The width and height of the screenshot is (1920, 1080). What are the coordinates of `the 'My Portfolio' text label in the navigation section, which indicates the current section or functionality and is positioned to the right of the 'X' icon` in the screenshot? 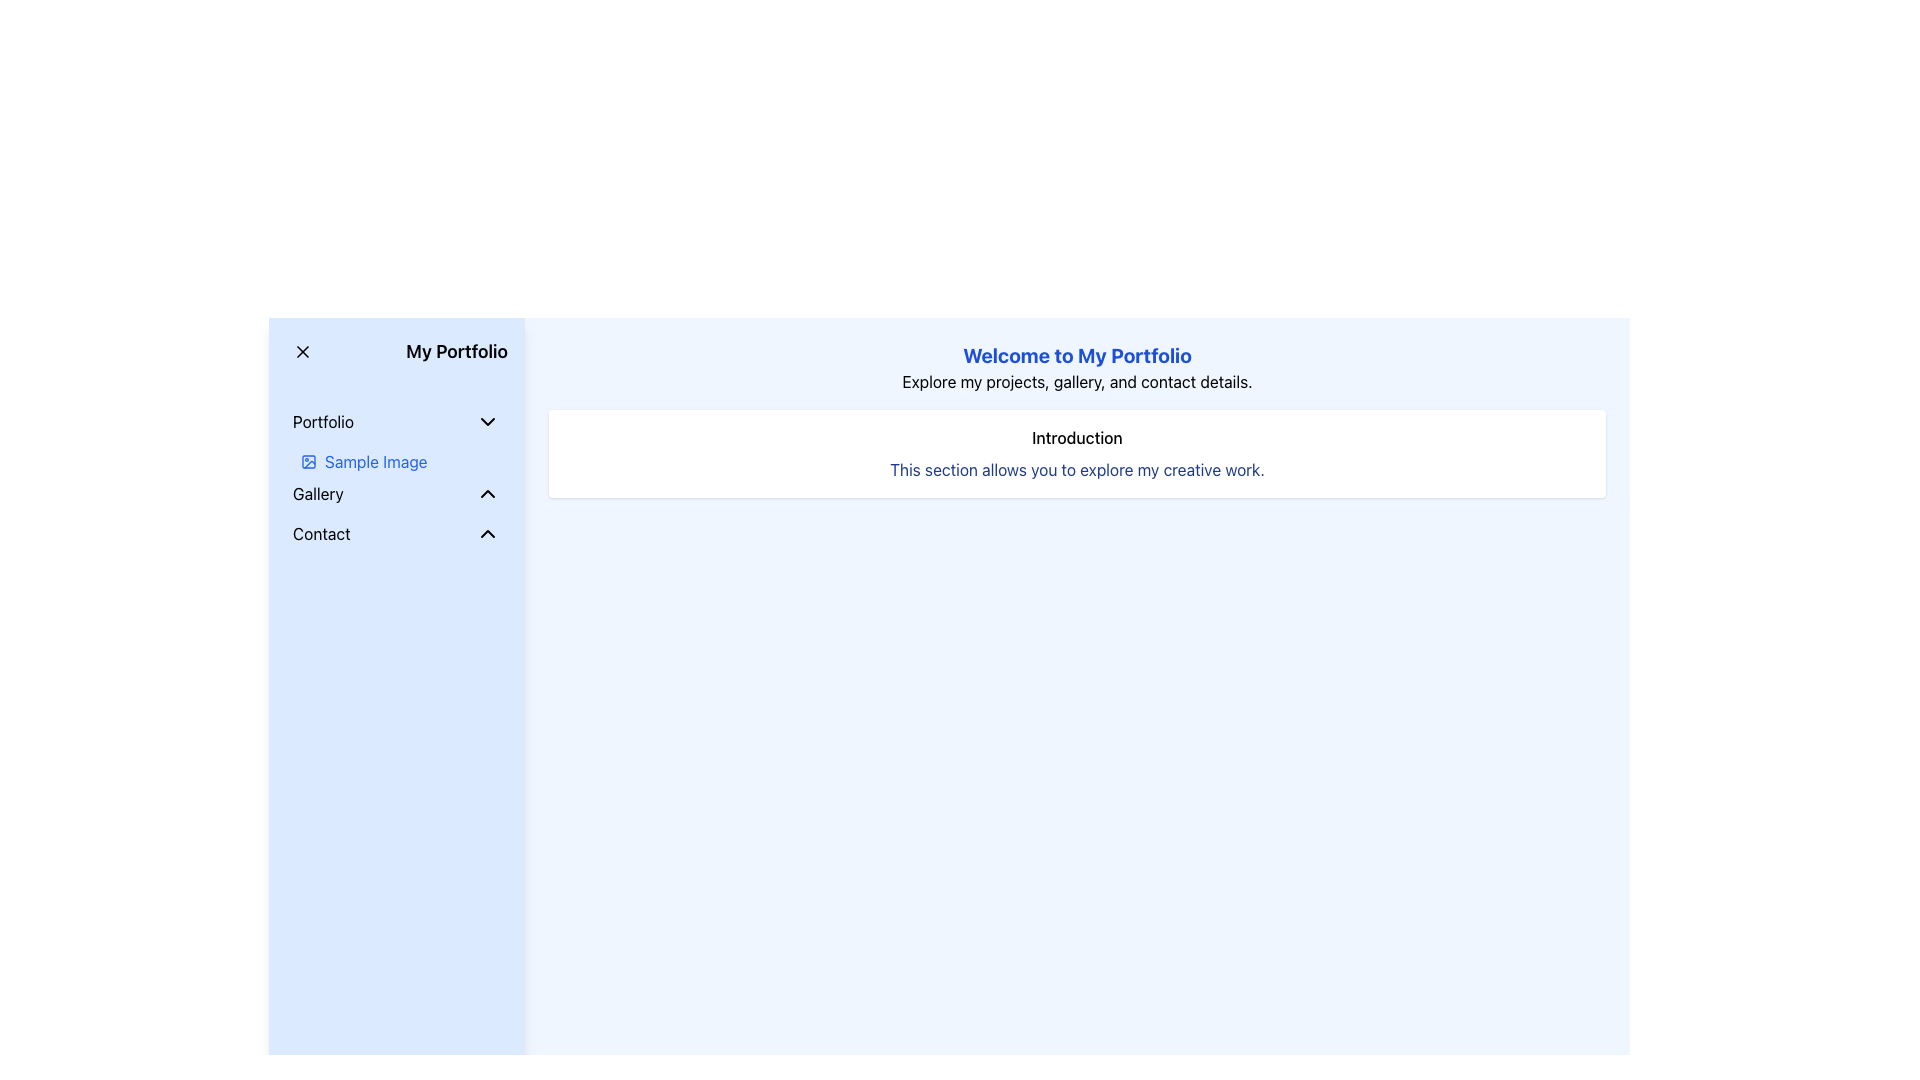 It's located at (456, 350).